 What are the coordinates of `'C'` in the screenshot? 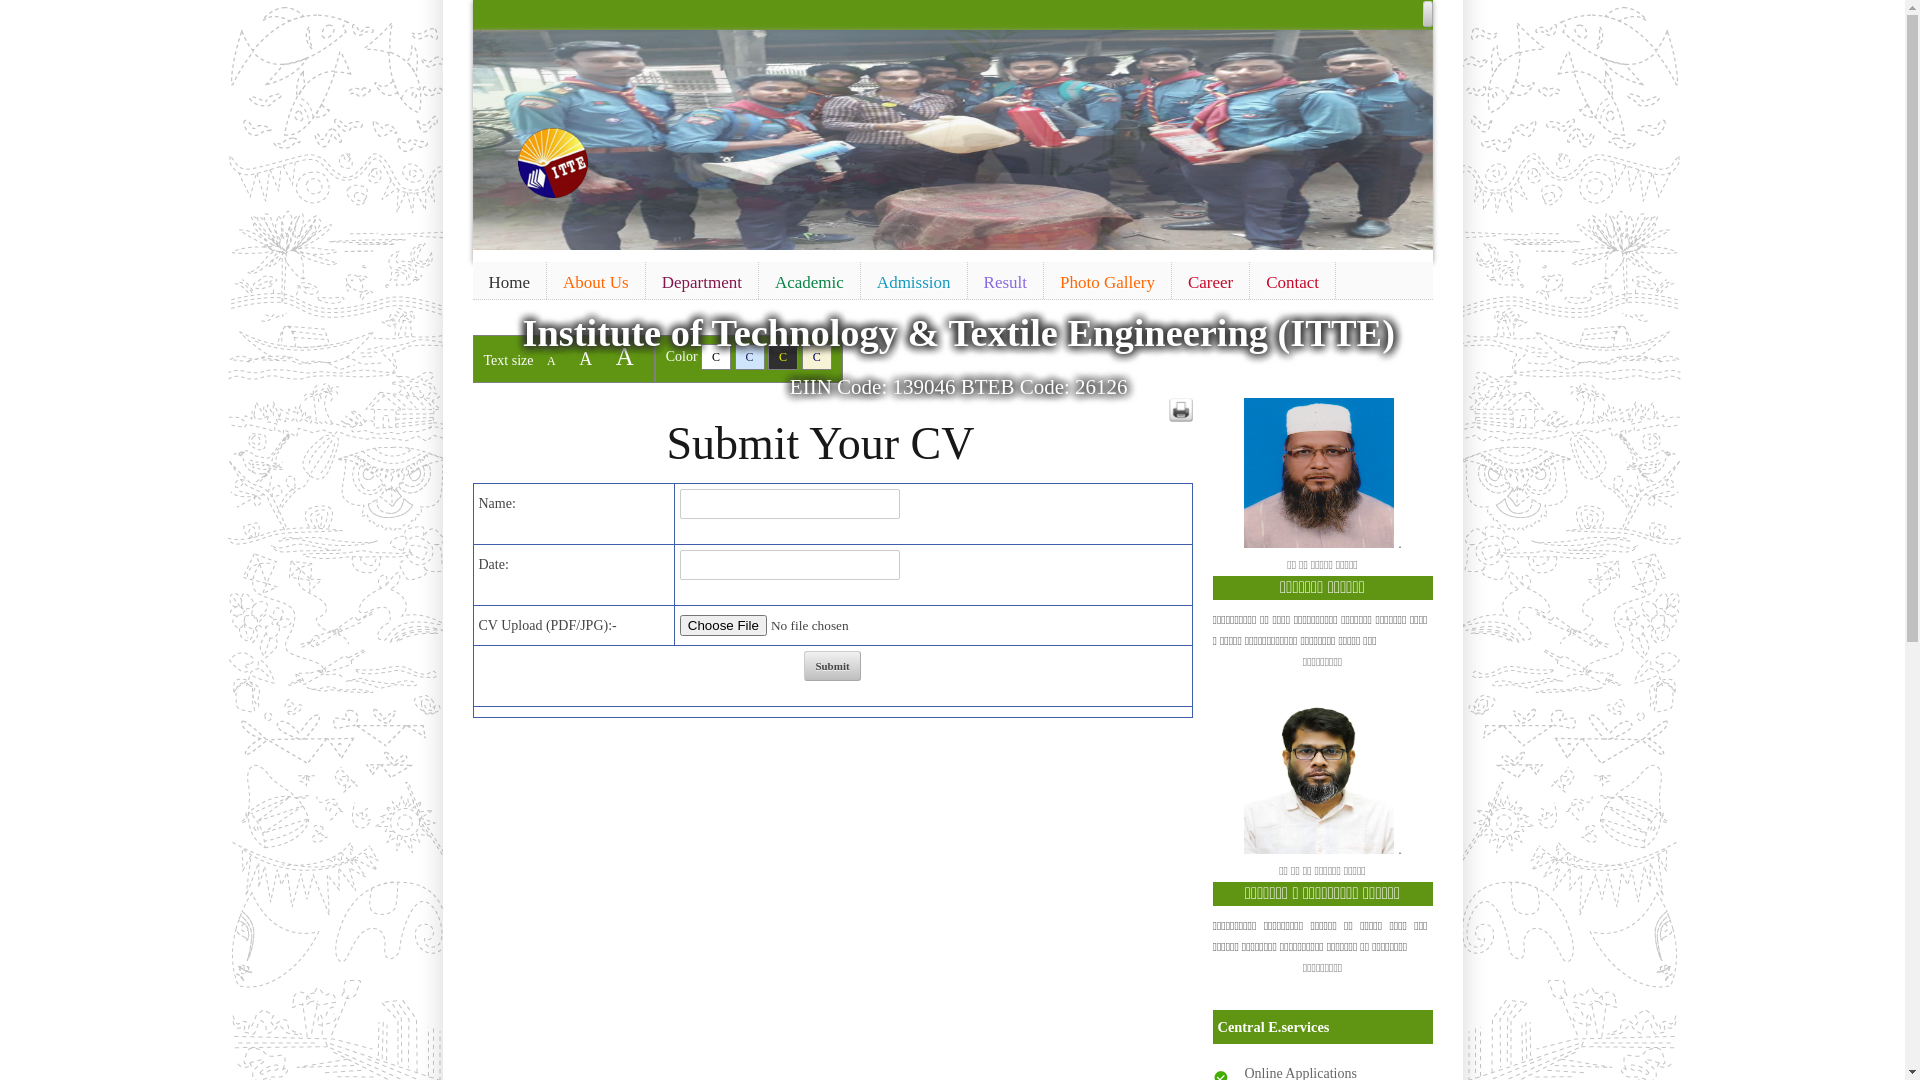 It's located at (715, 356).